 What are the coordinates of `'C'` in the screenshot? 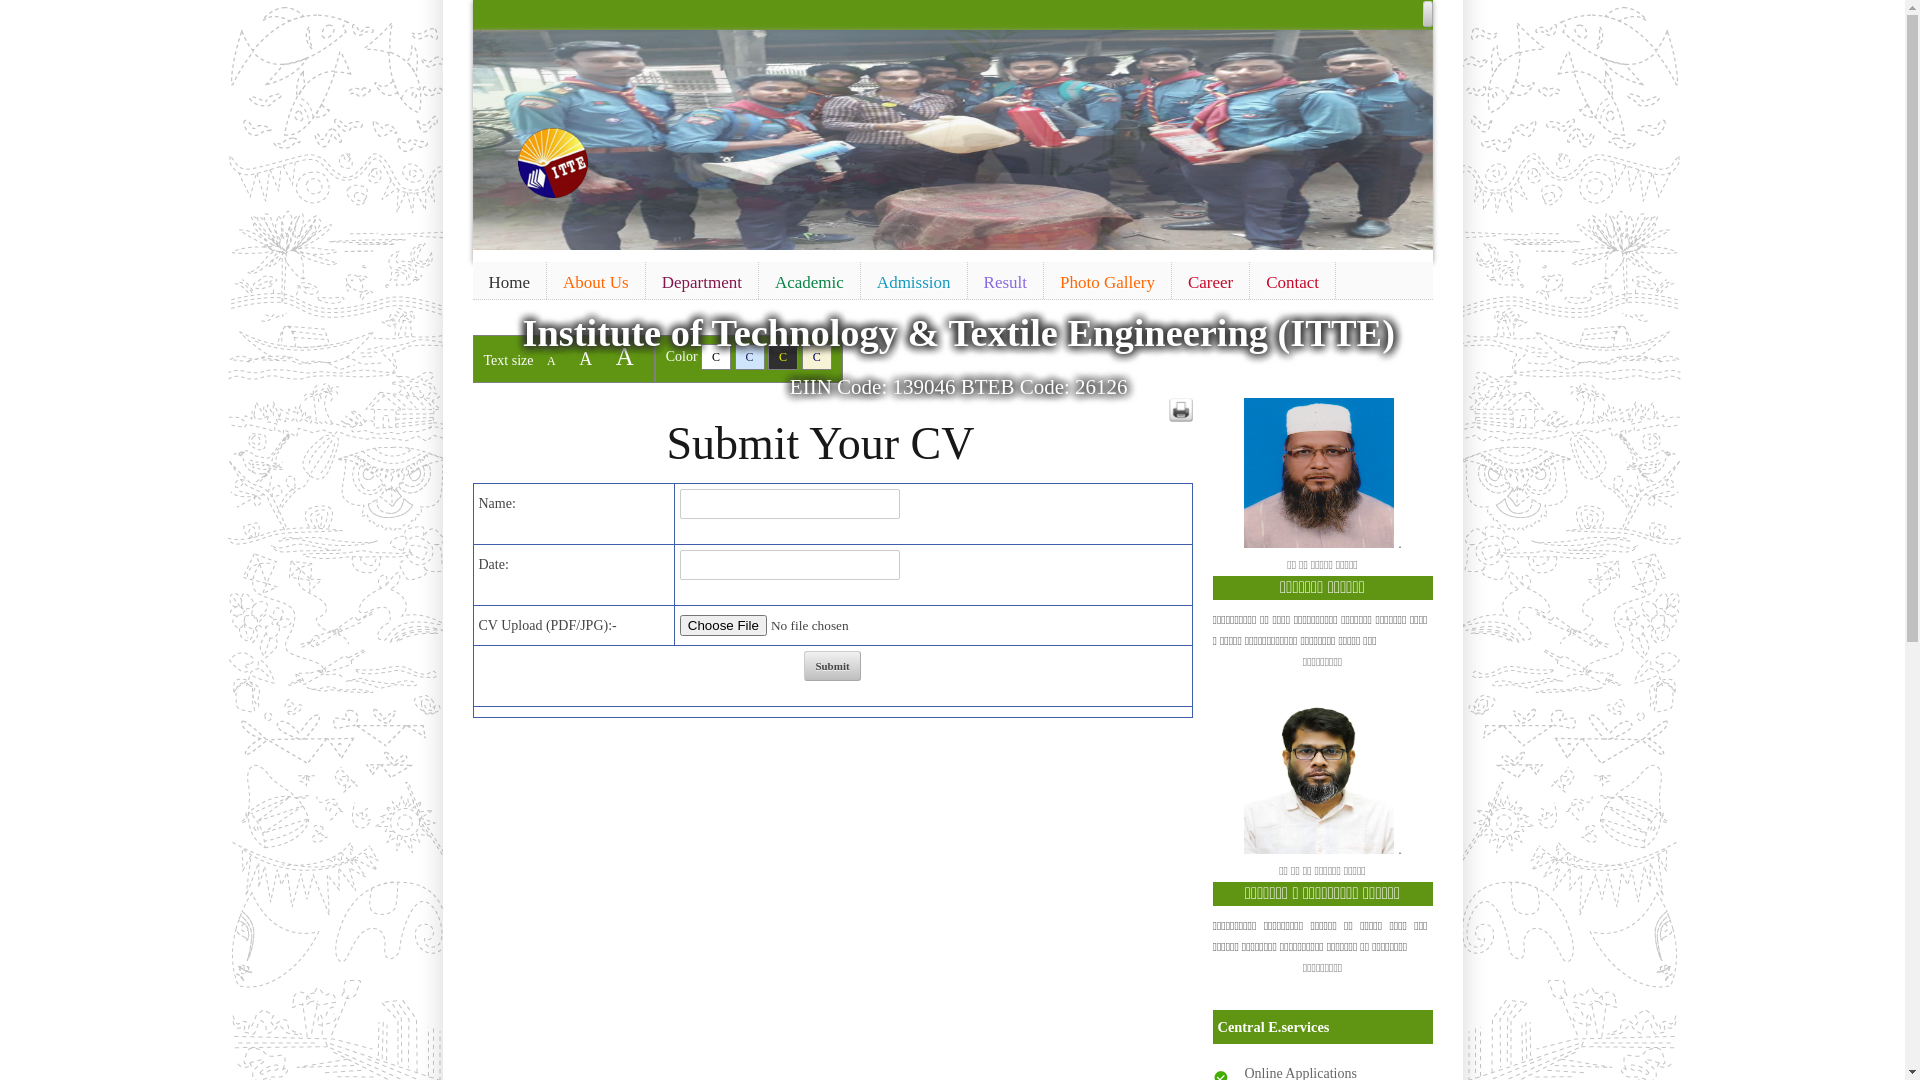 It's located at (715, 356).